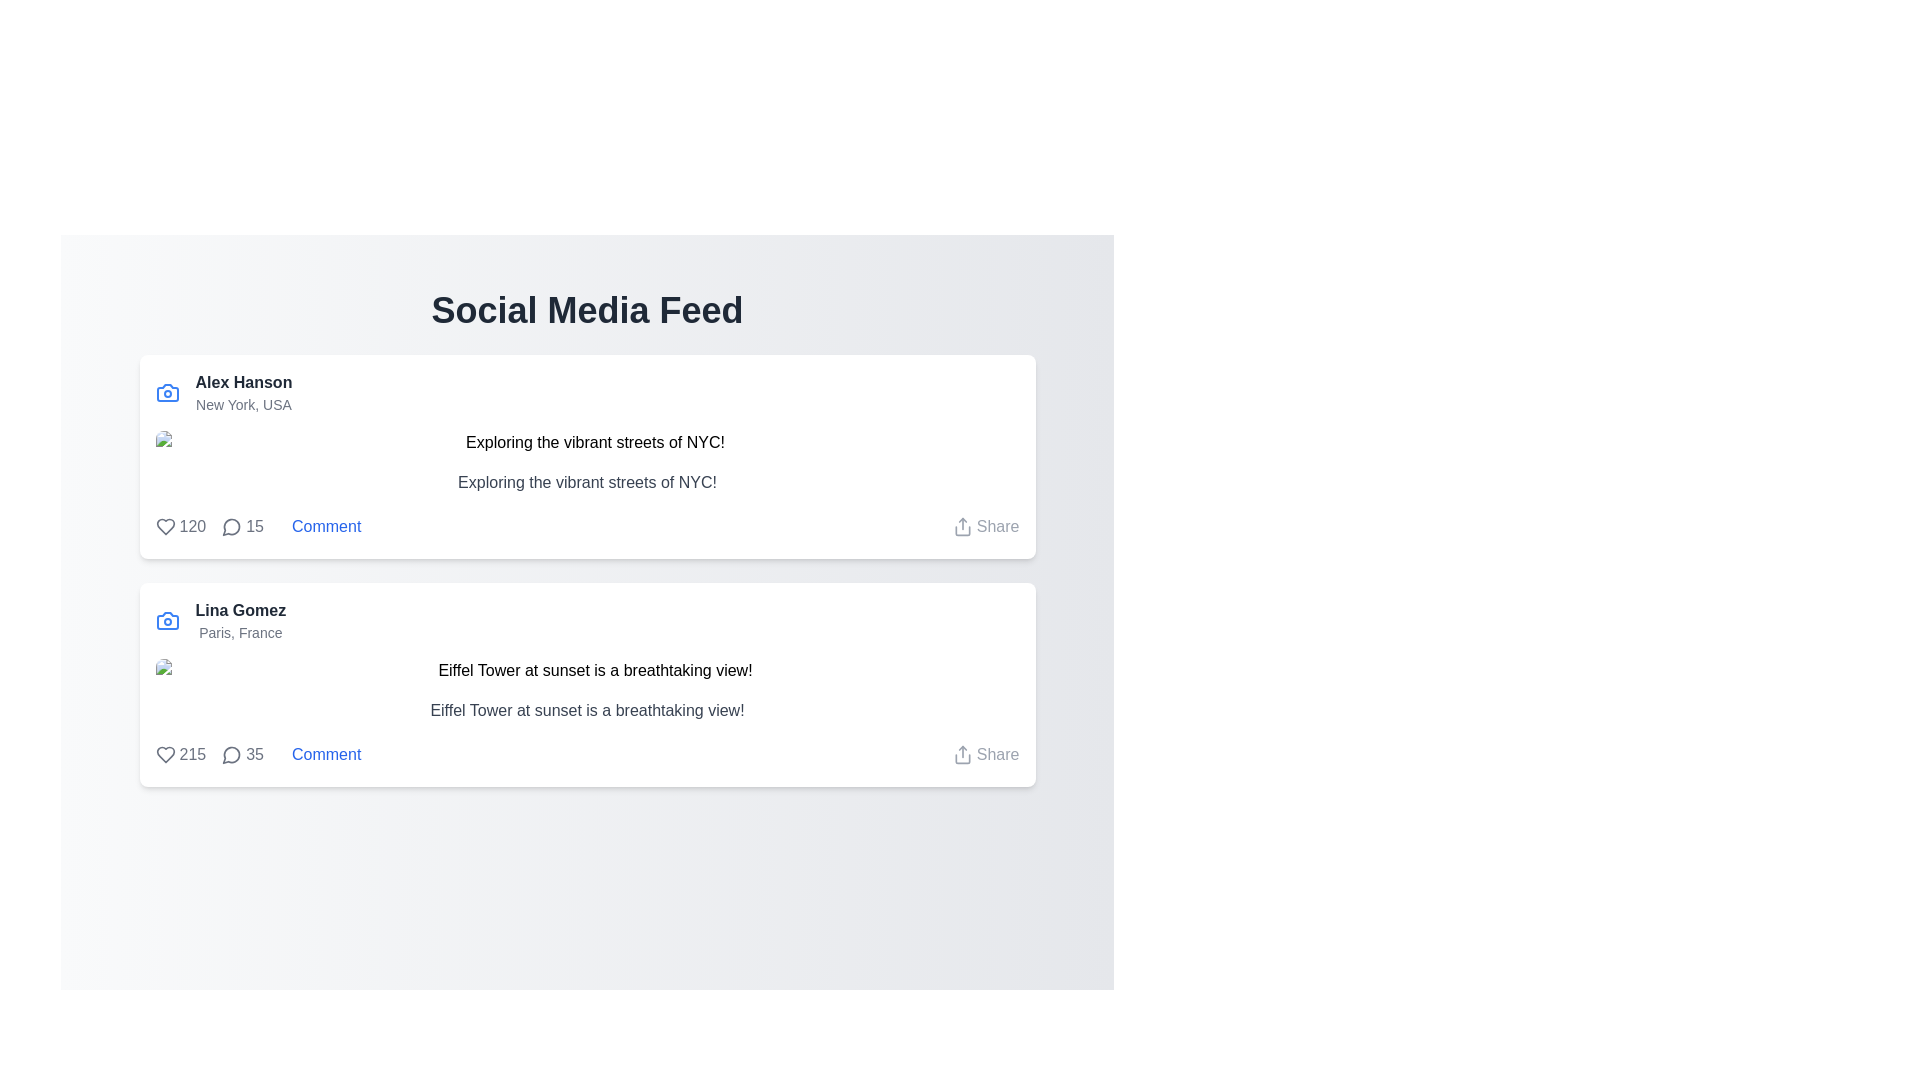 The width and height of the screenshot is (1920, 1080). Describe the element at coordinates (263, 526) in the screenshot. I see `displayed metrics on the Interactive Panel with Button and Metrics located beneath the user's post in the social media feed, specifically to the left of the 'Share' option` at that location.